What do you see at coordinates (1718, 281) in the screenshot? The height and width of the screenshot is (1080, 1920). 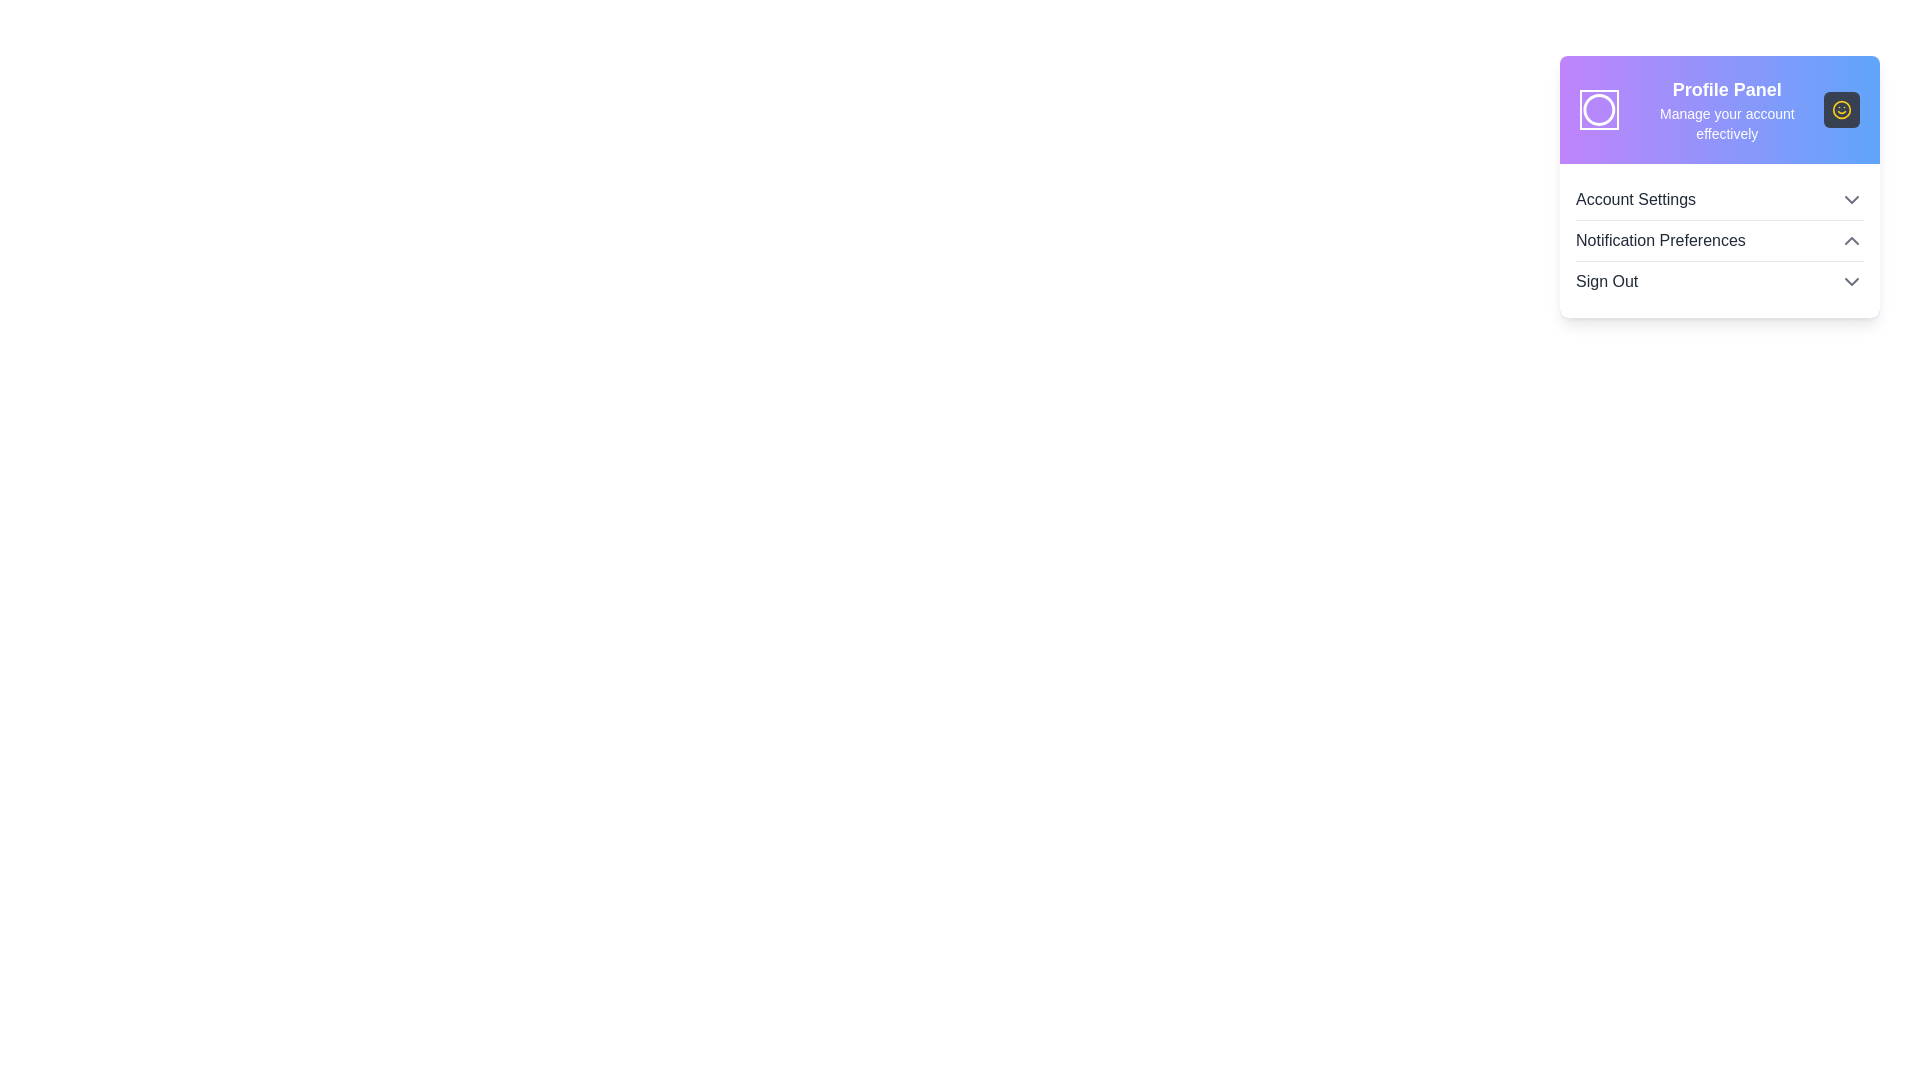 I see `the logout button located in the dropdown profile menu, positioned below 'Notification Preferences', to log out or show confirmation options` at bounding box center [1718, 281].